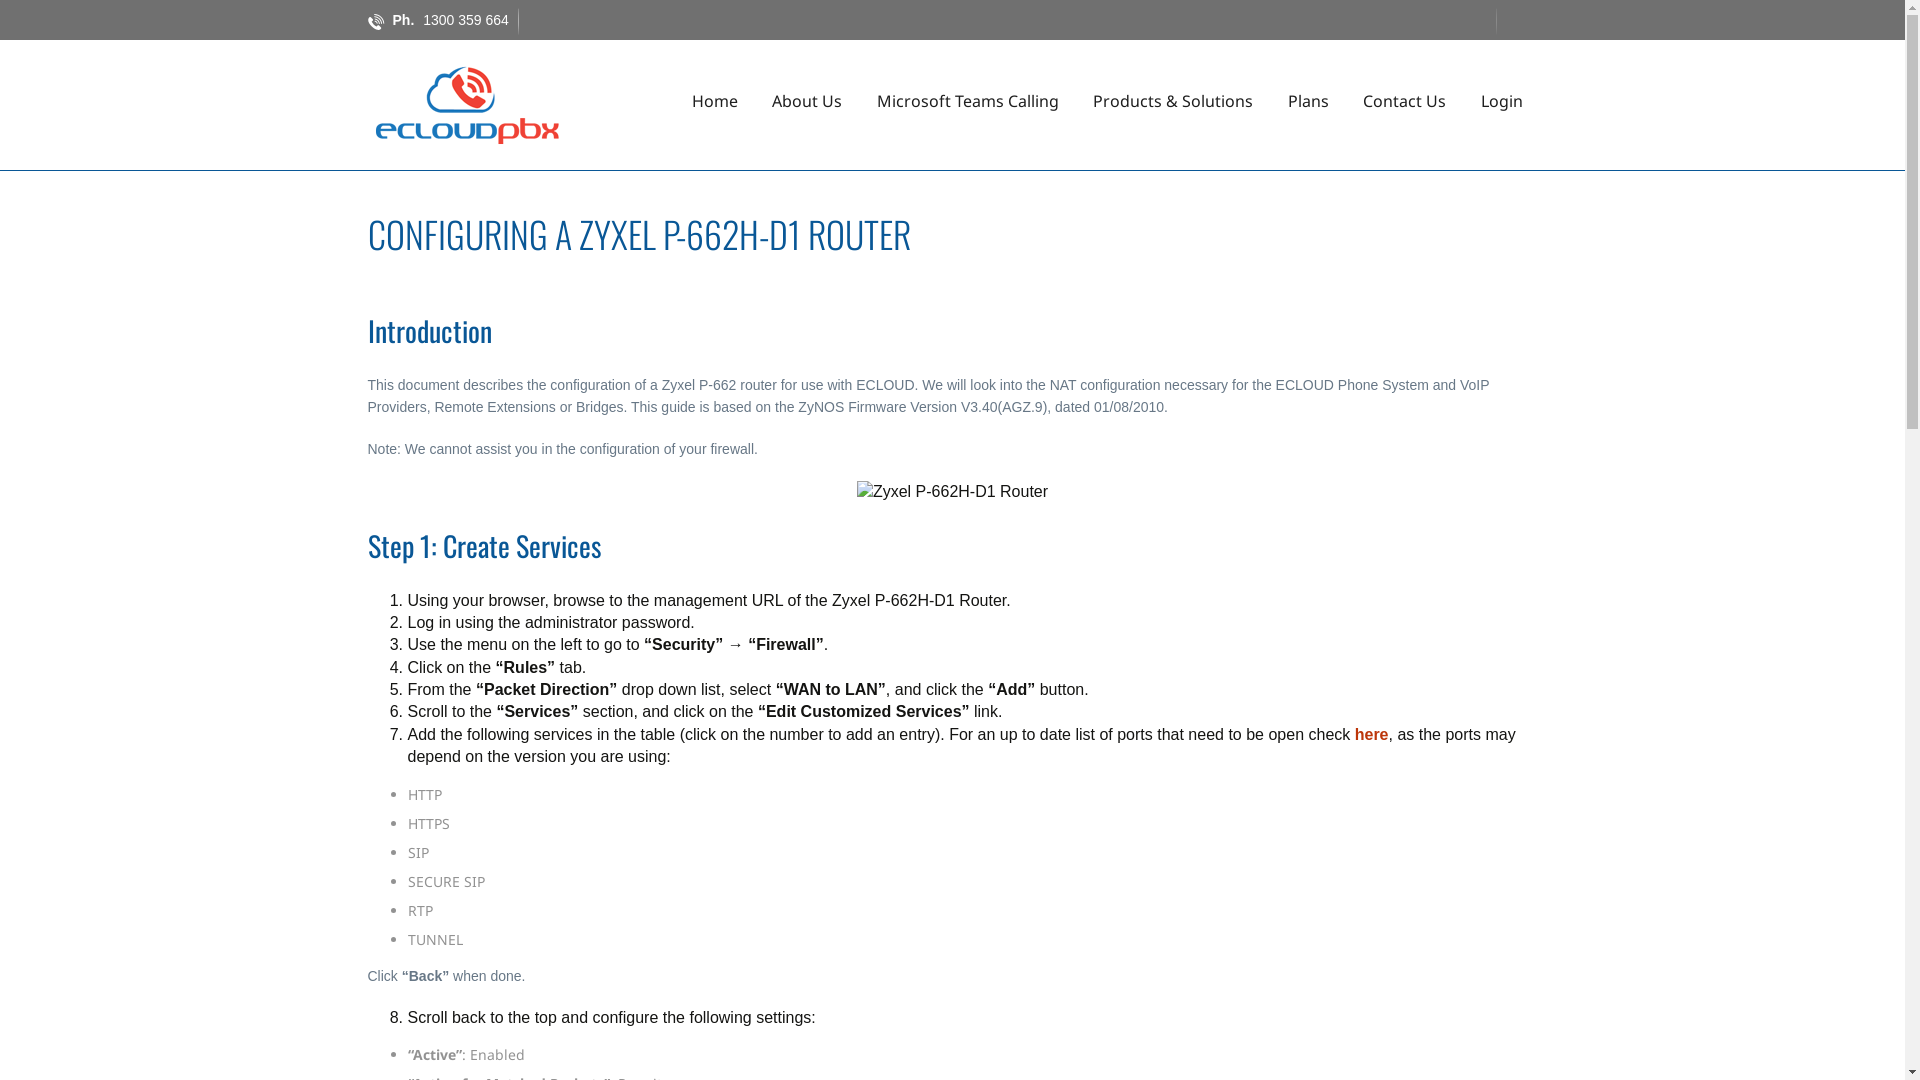 The image size is (1920, 1080). Describe the element at coordinates (1172, 100) in the screenshot. I see `'Products & Solutions'` at that location.